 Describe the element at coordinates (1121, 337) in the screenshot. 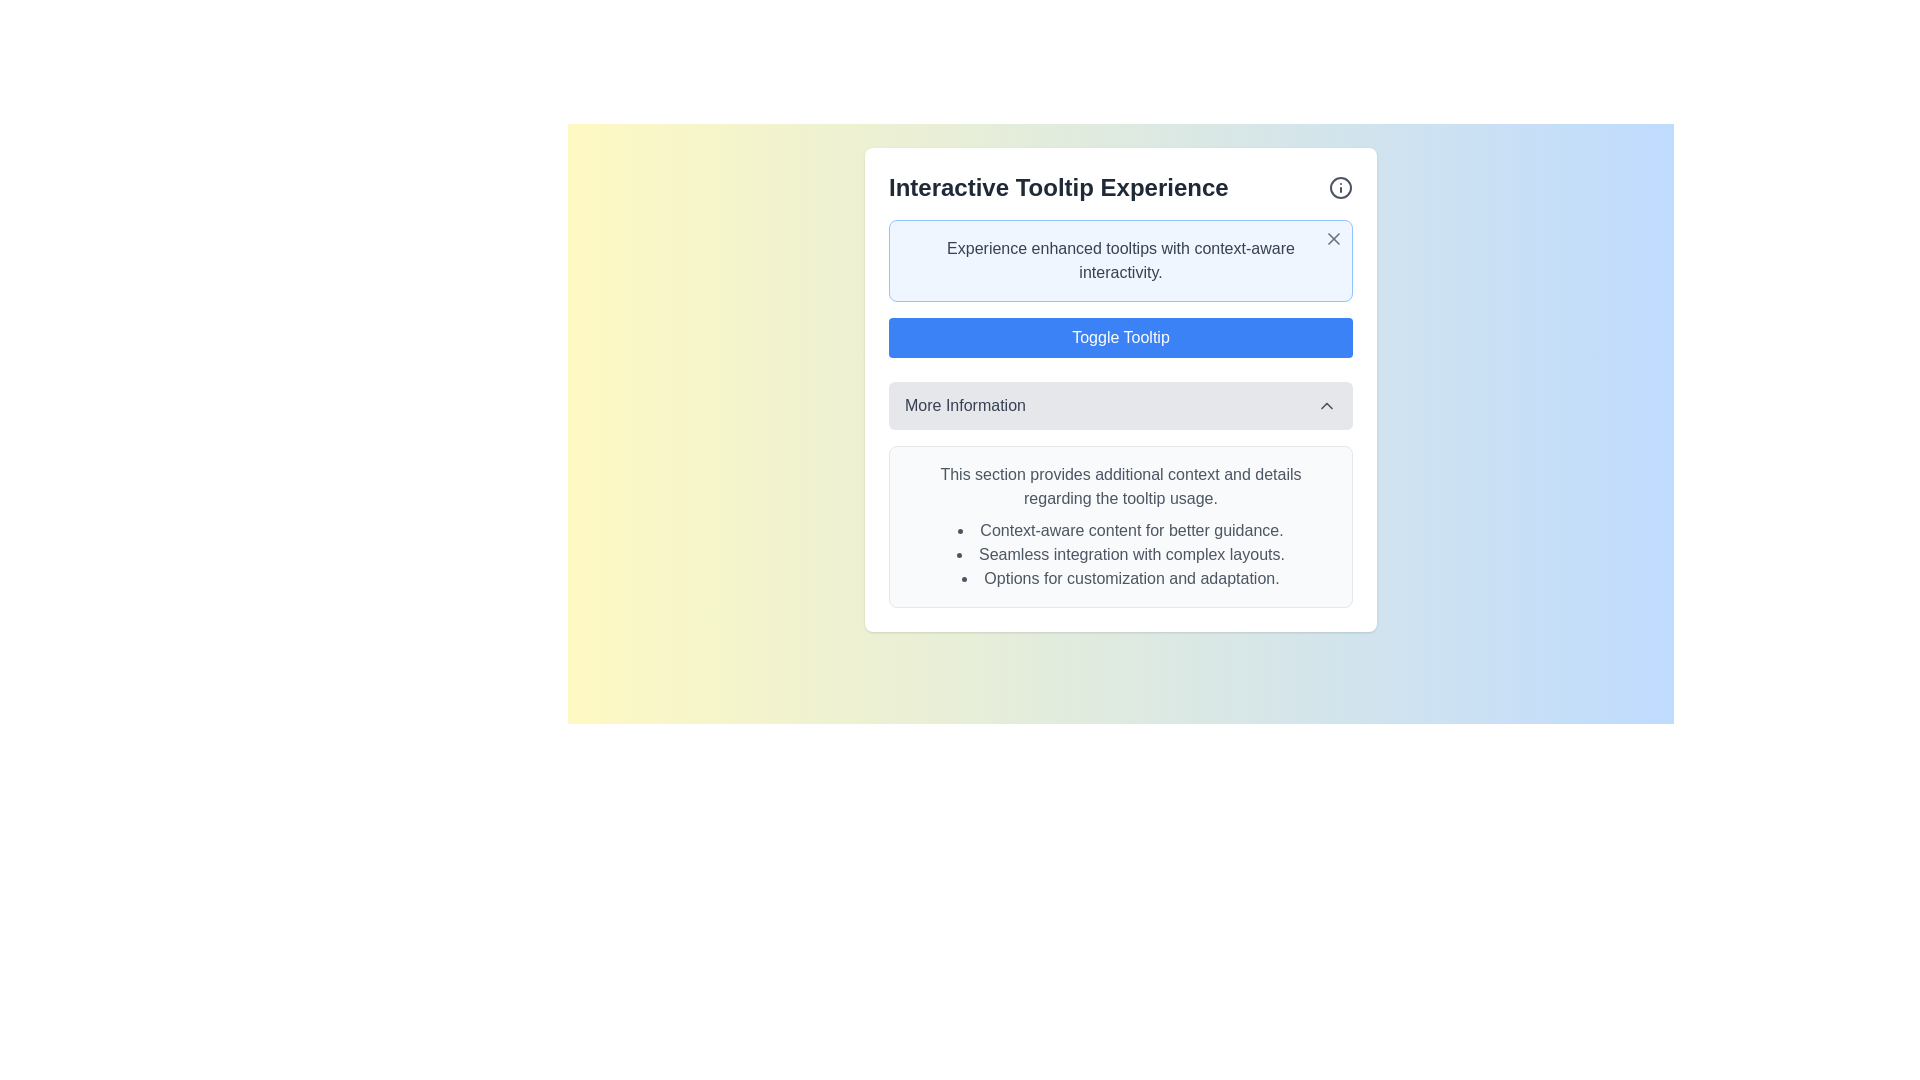

I see `the 'Toggle Tooltip' button, which is a horizontally elongated button with a vibrant blue background and white bold text` at that location.